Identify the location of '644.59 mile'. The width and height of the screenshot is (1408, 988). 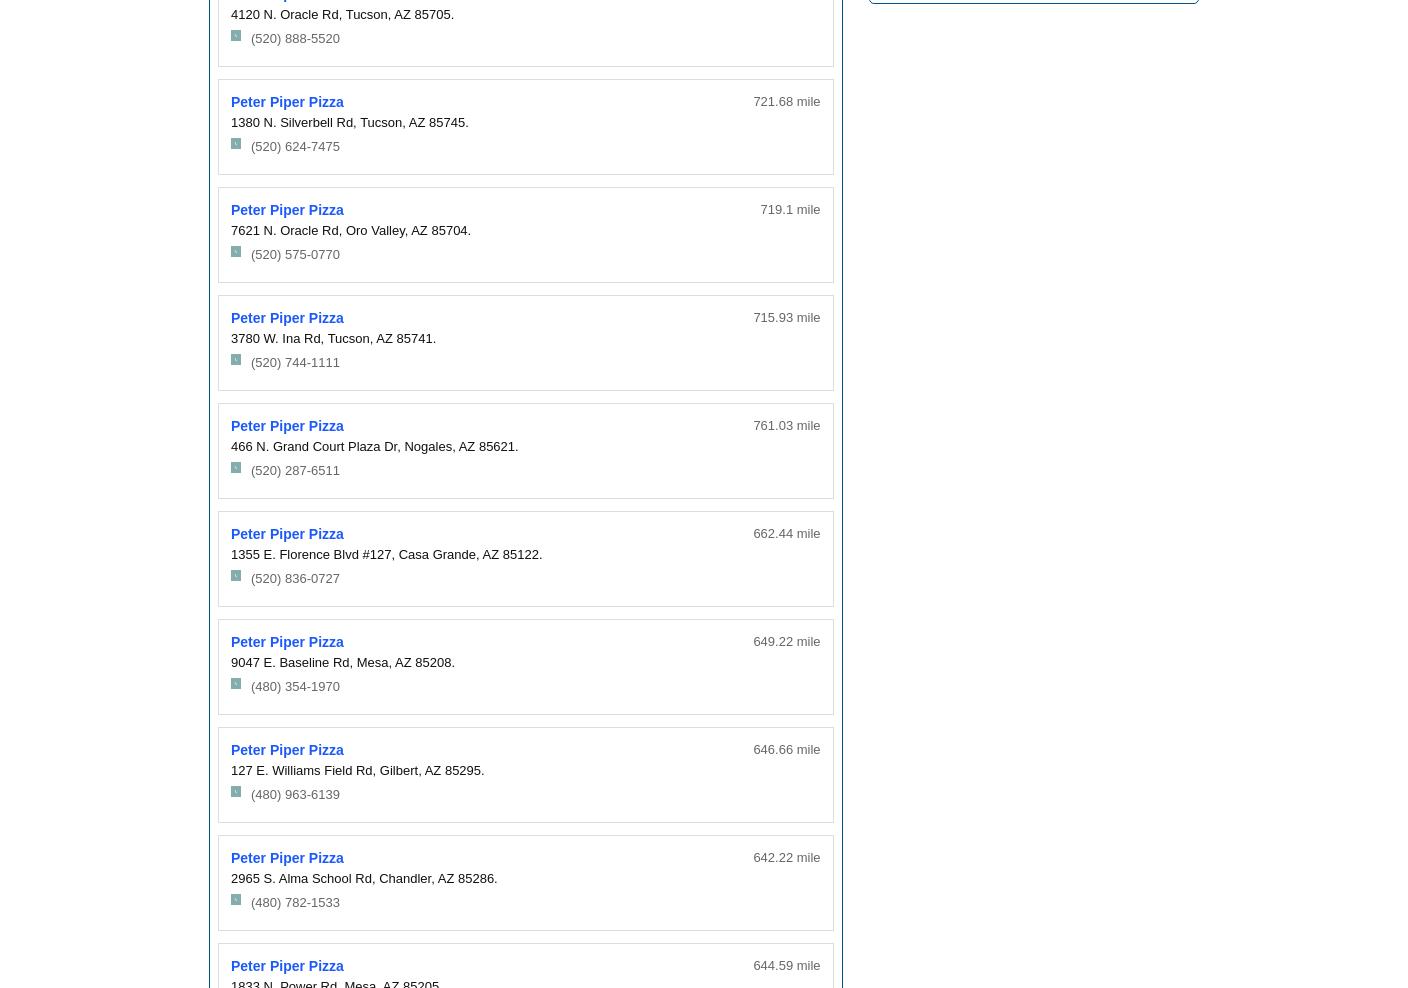
(785, 964).